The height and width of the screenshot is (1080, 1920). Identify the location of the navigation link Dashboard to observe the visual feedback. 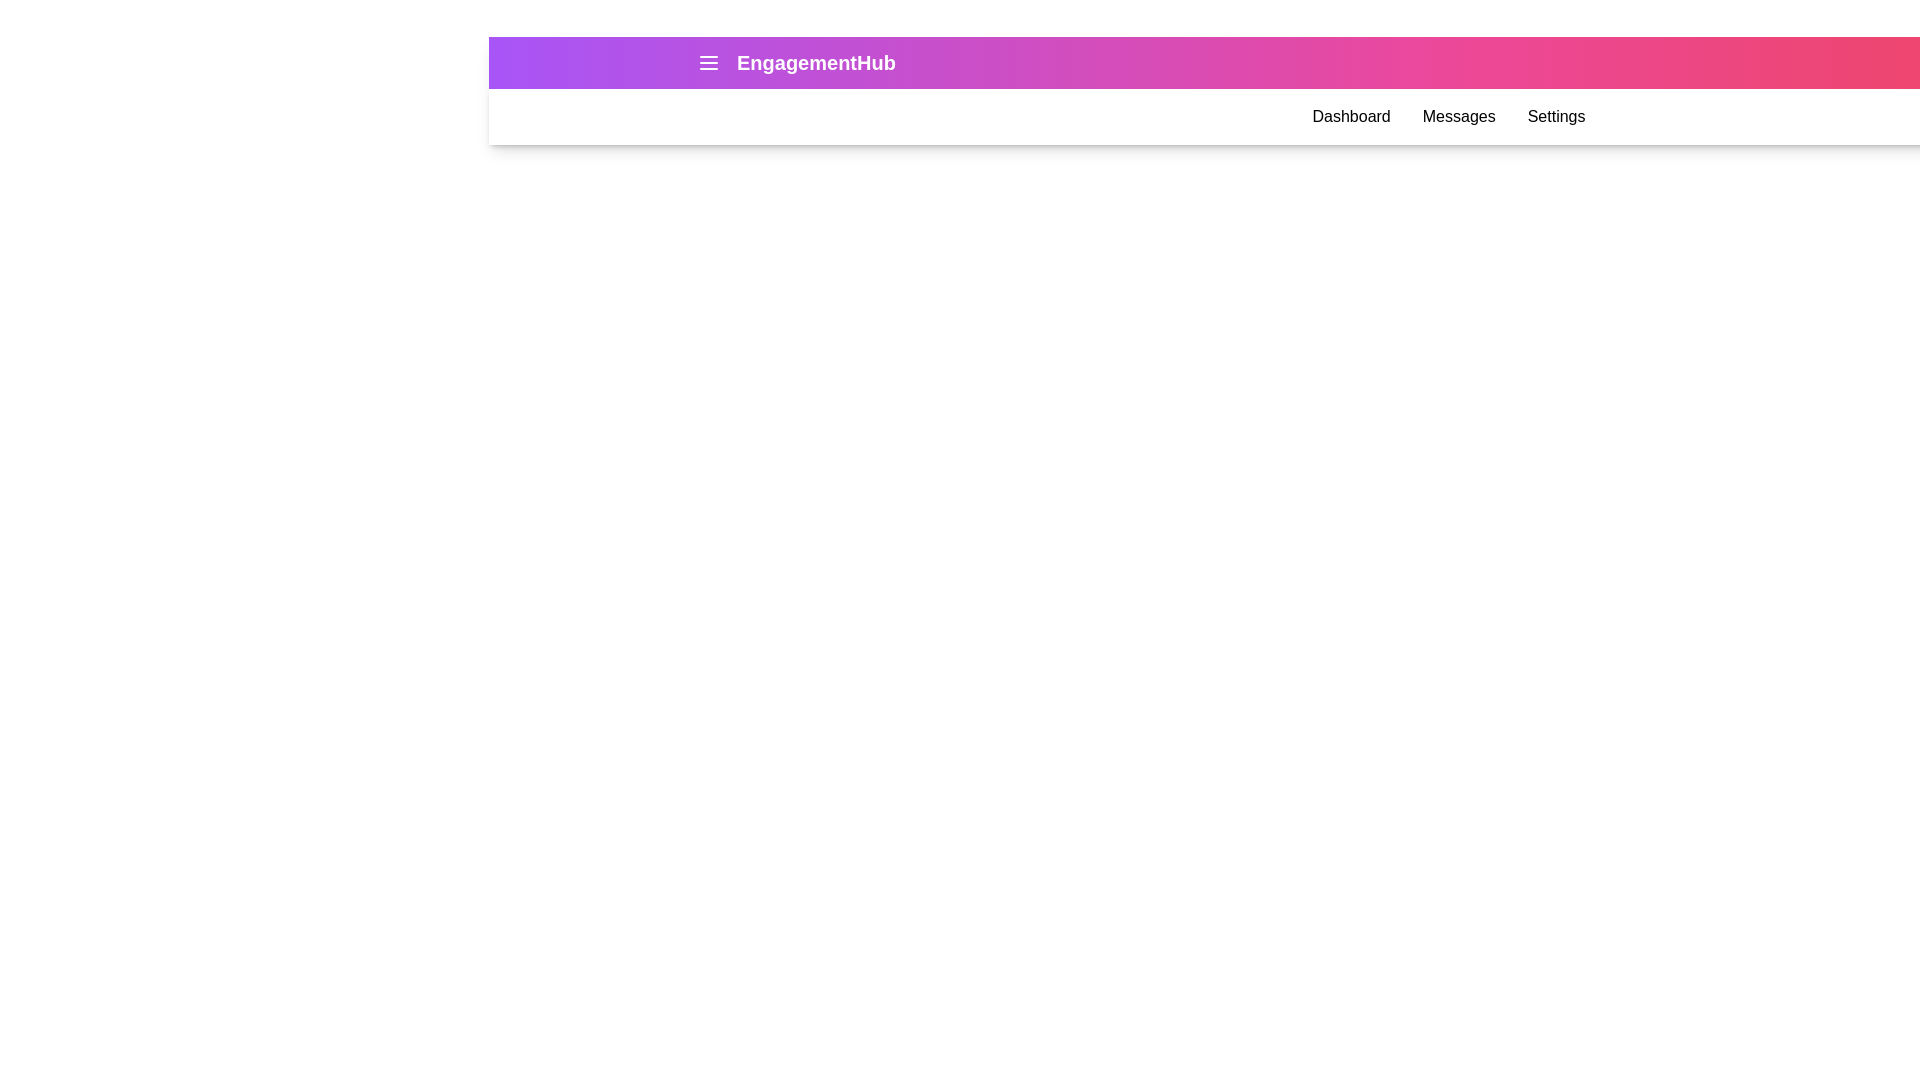
(1351, 116).